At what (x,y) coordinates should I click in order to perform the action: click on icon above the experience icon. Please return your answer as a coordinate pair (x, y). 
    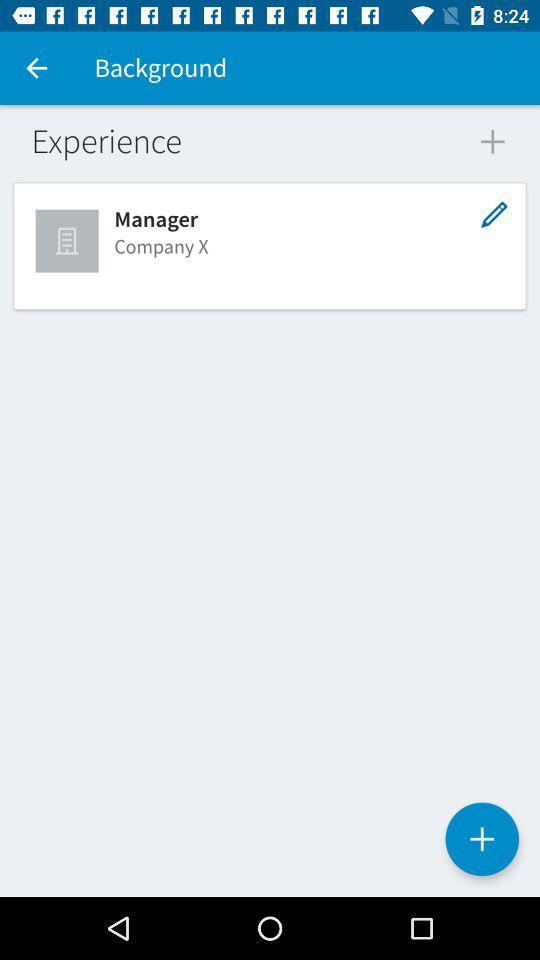
    Looking at the image, I should click on (36, 68).